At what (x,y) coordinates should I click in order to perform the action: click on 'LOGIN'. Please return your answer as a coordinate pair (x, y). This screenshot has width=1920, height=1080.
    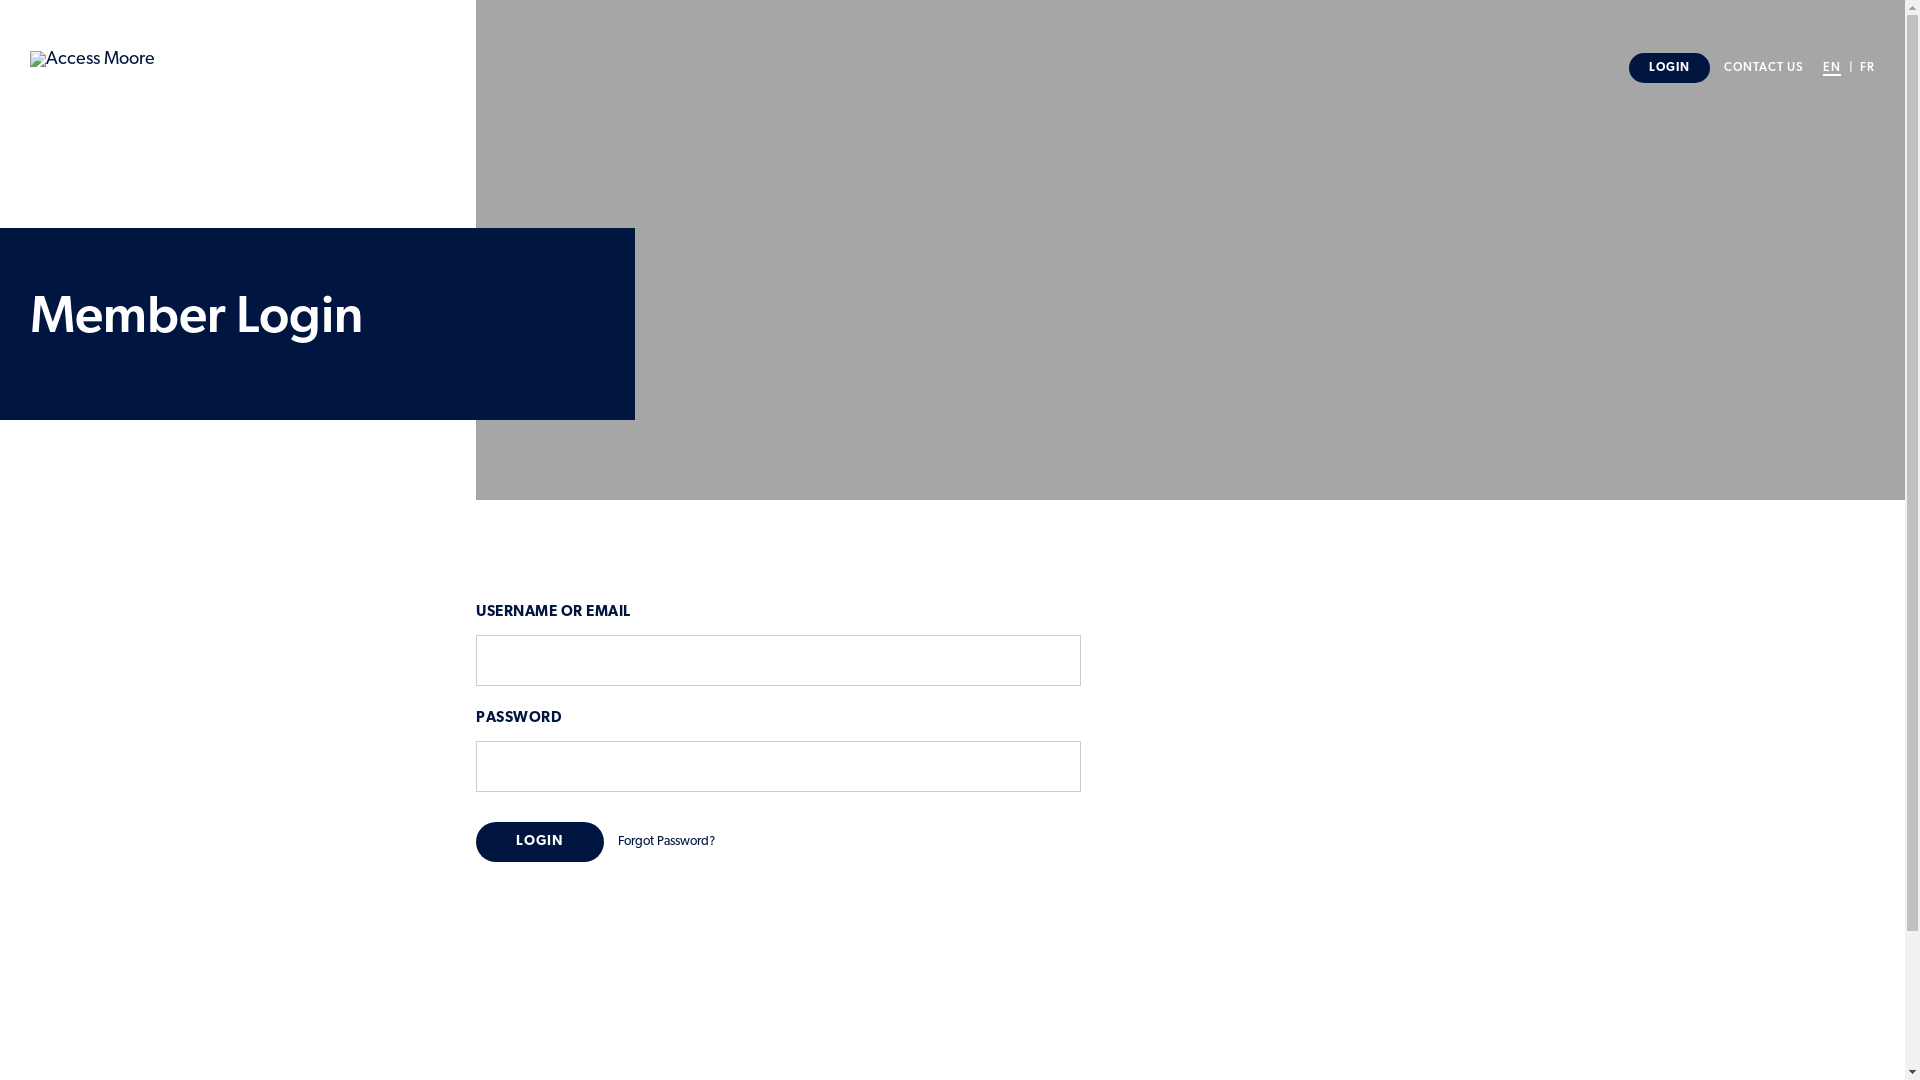
    Looking at the image, I should click on (1669, 65).